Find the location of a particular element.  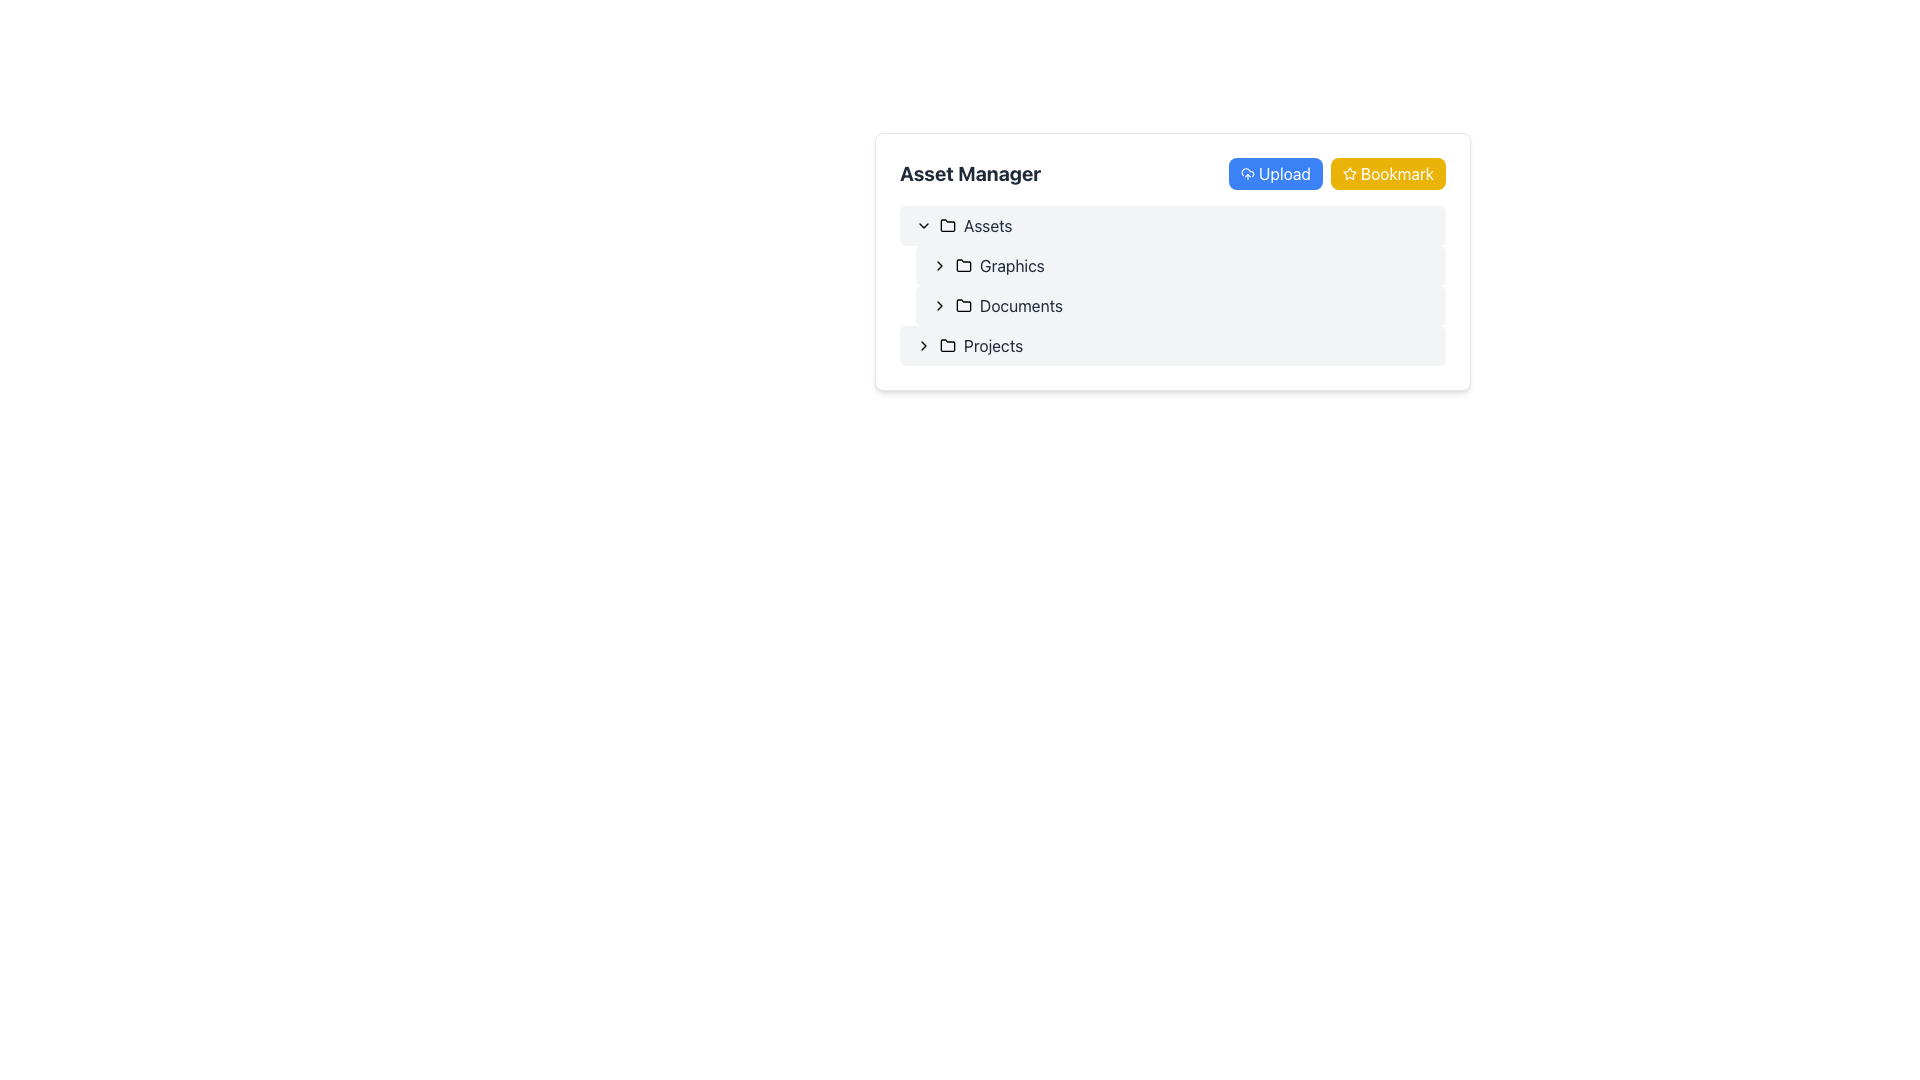

'Documents' folder icon located in the second level of the folder tree under 'Assets' is located at coordinates (964, 304).